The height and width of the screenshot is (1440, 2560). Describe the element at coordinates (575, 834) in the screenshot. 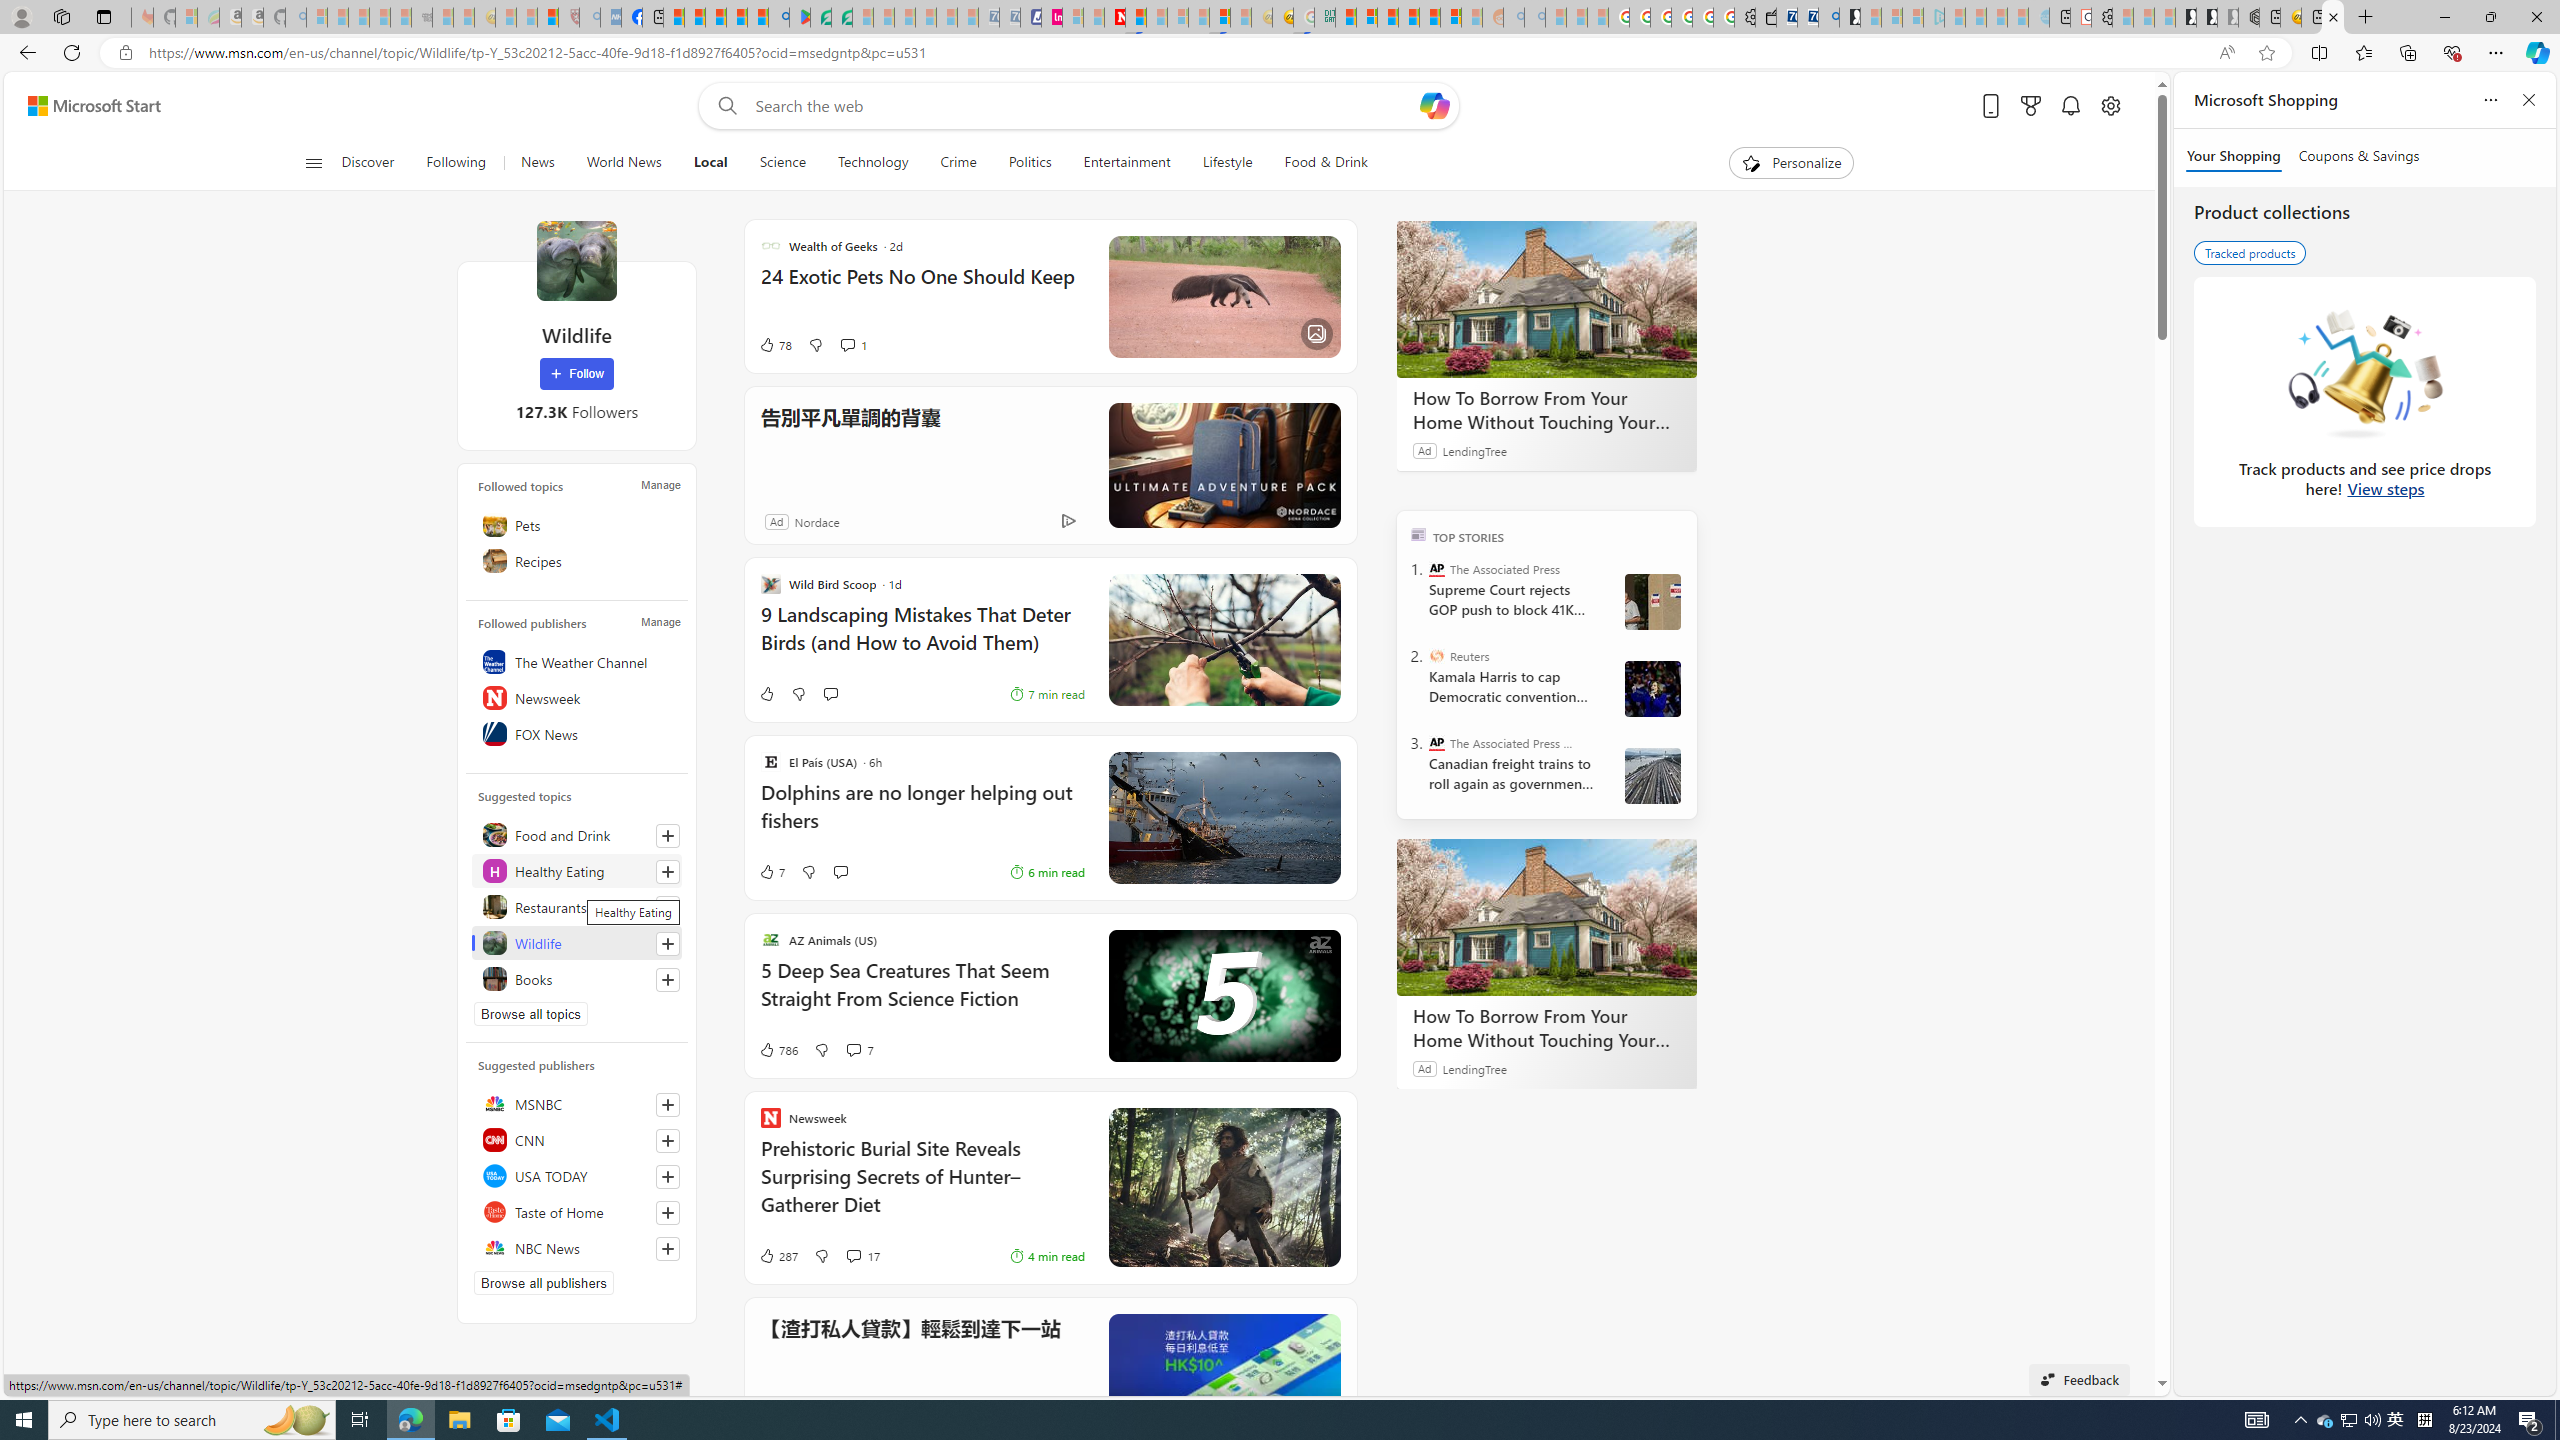

I see `'Food and Drink'` at that location.